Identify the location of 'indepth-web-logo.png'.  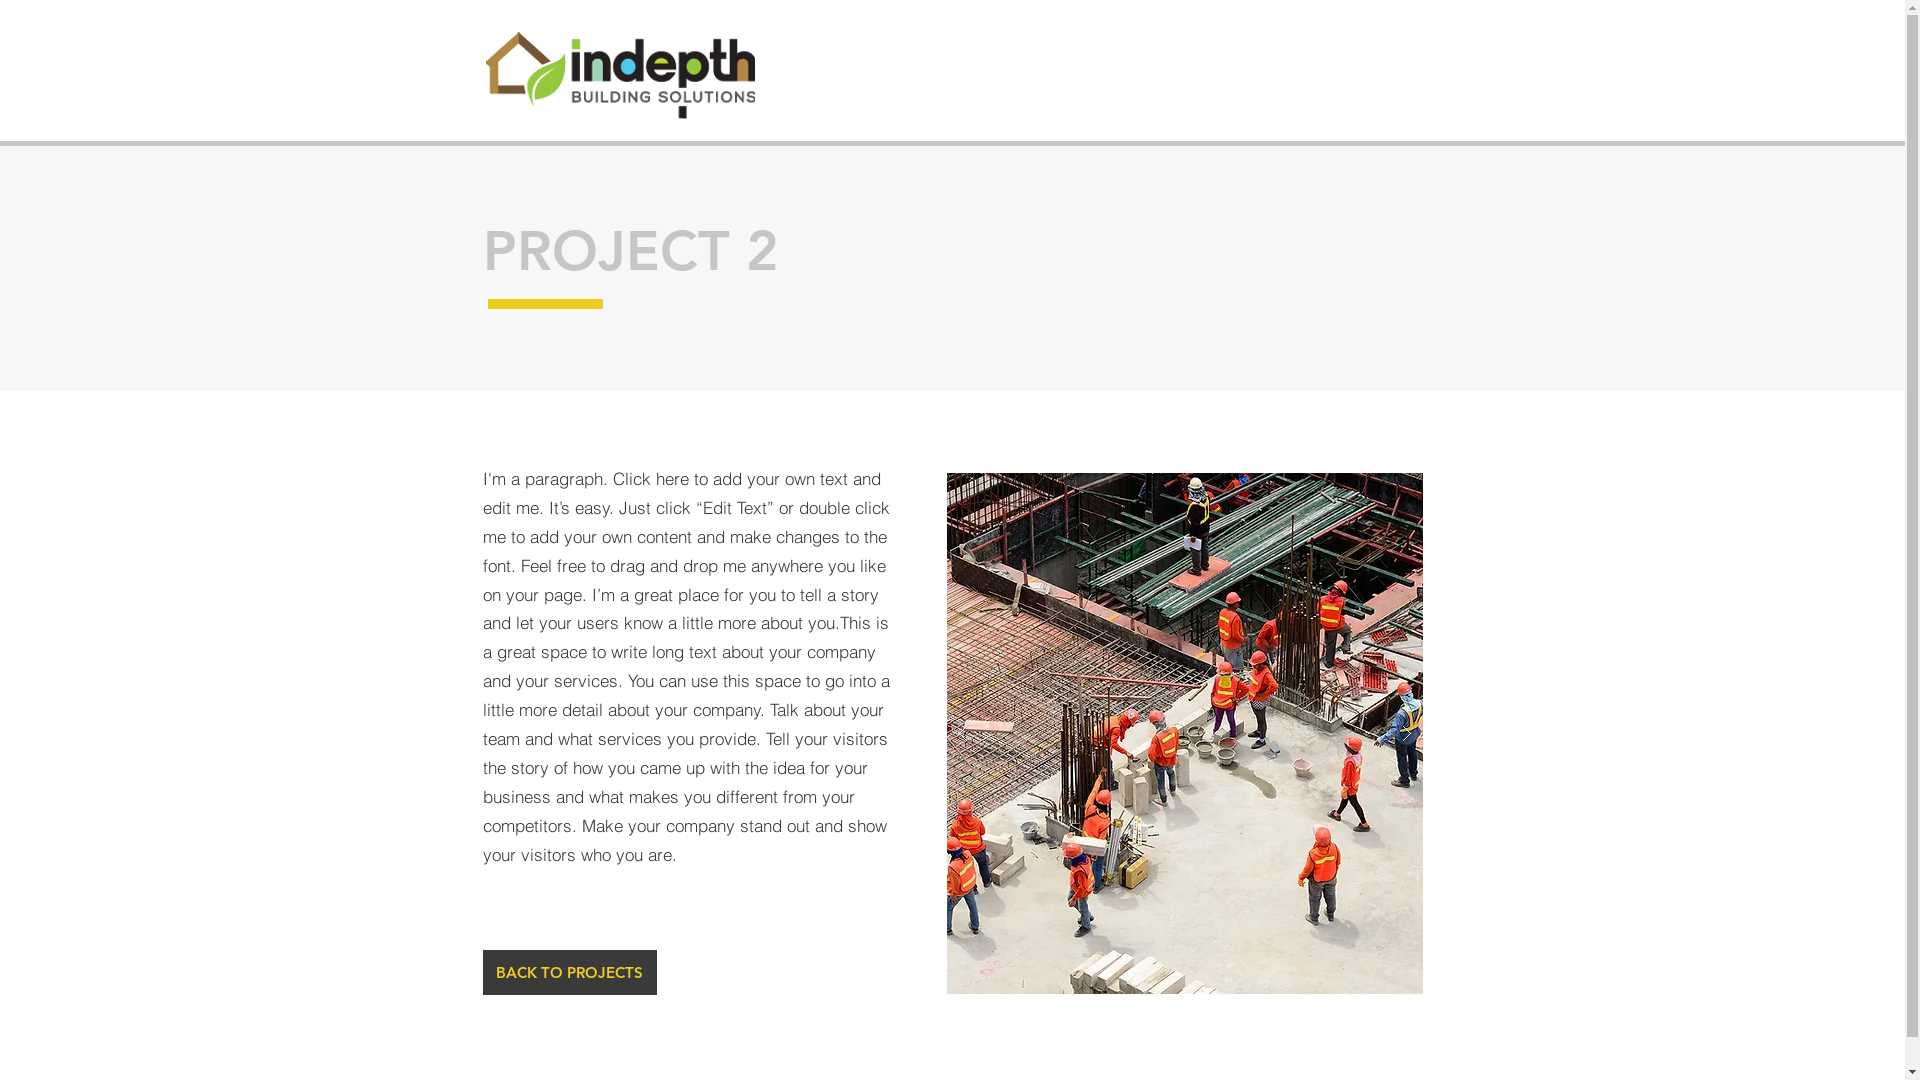
(485, 74).